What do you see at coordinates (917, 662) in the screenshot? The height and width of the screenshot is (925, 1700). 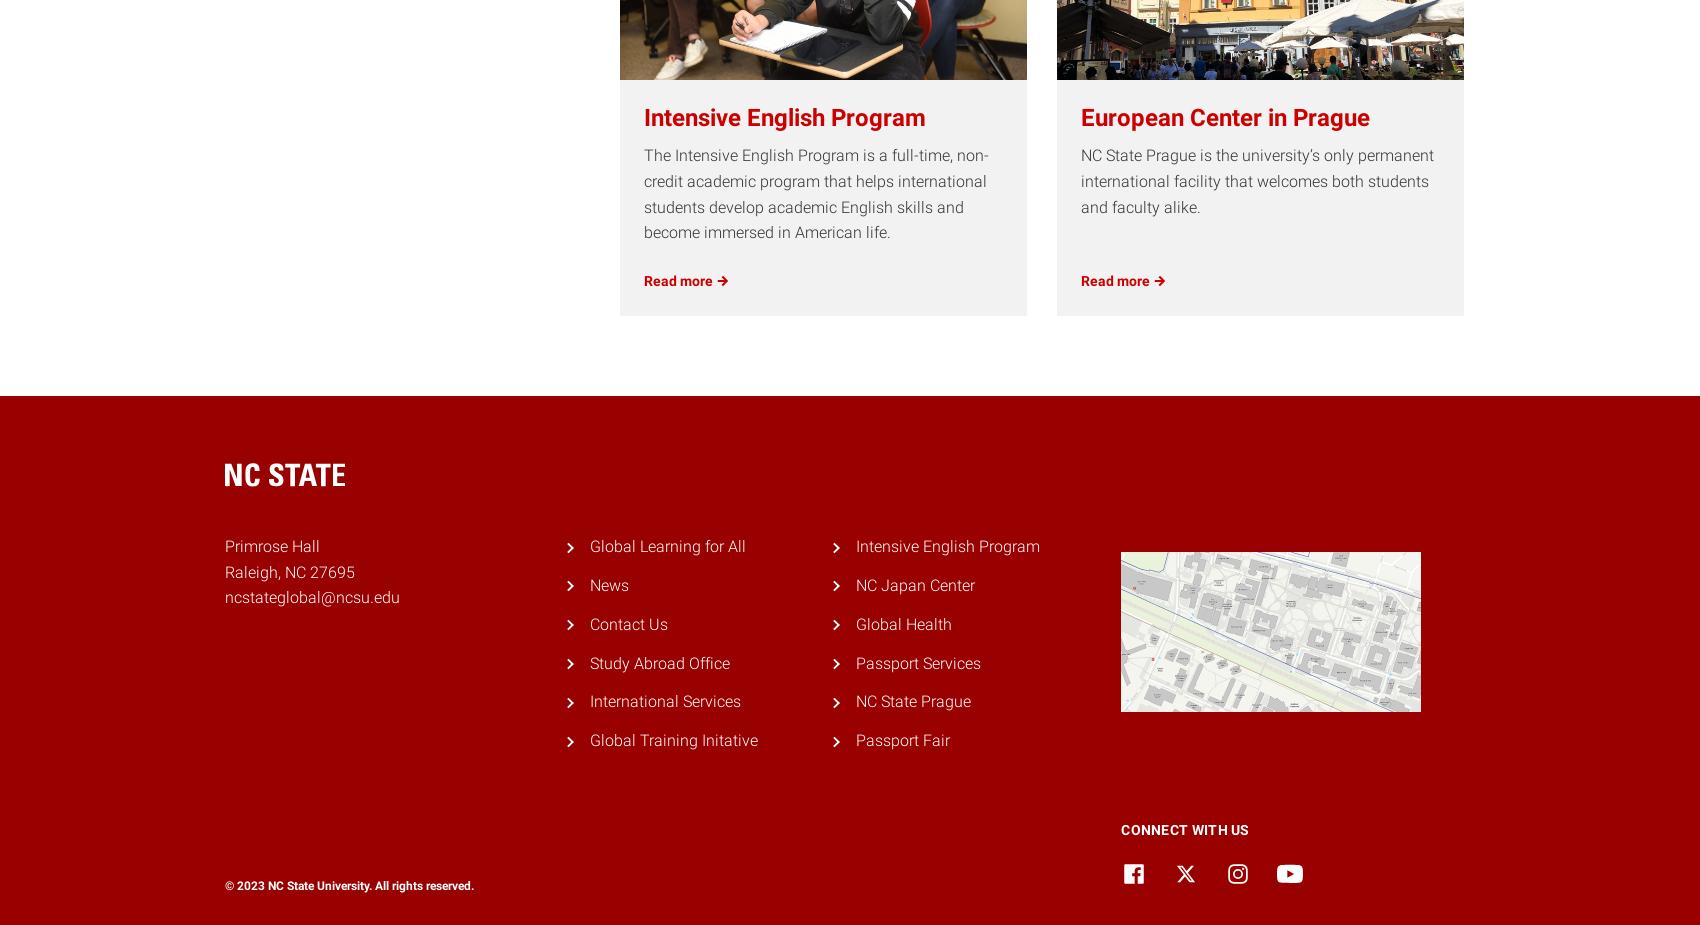 I see `'Passport Services'` at bounding box center [917, 662].